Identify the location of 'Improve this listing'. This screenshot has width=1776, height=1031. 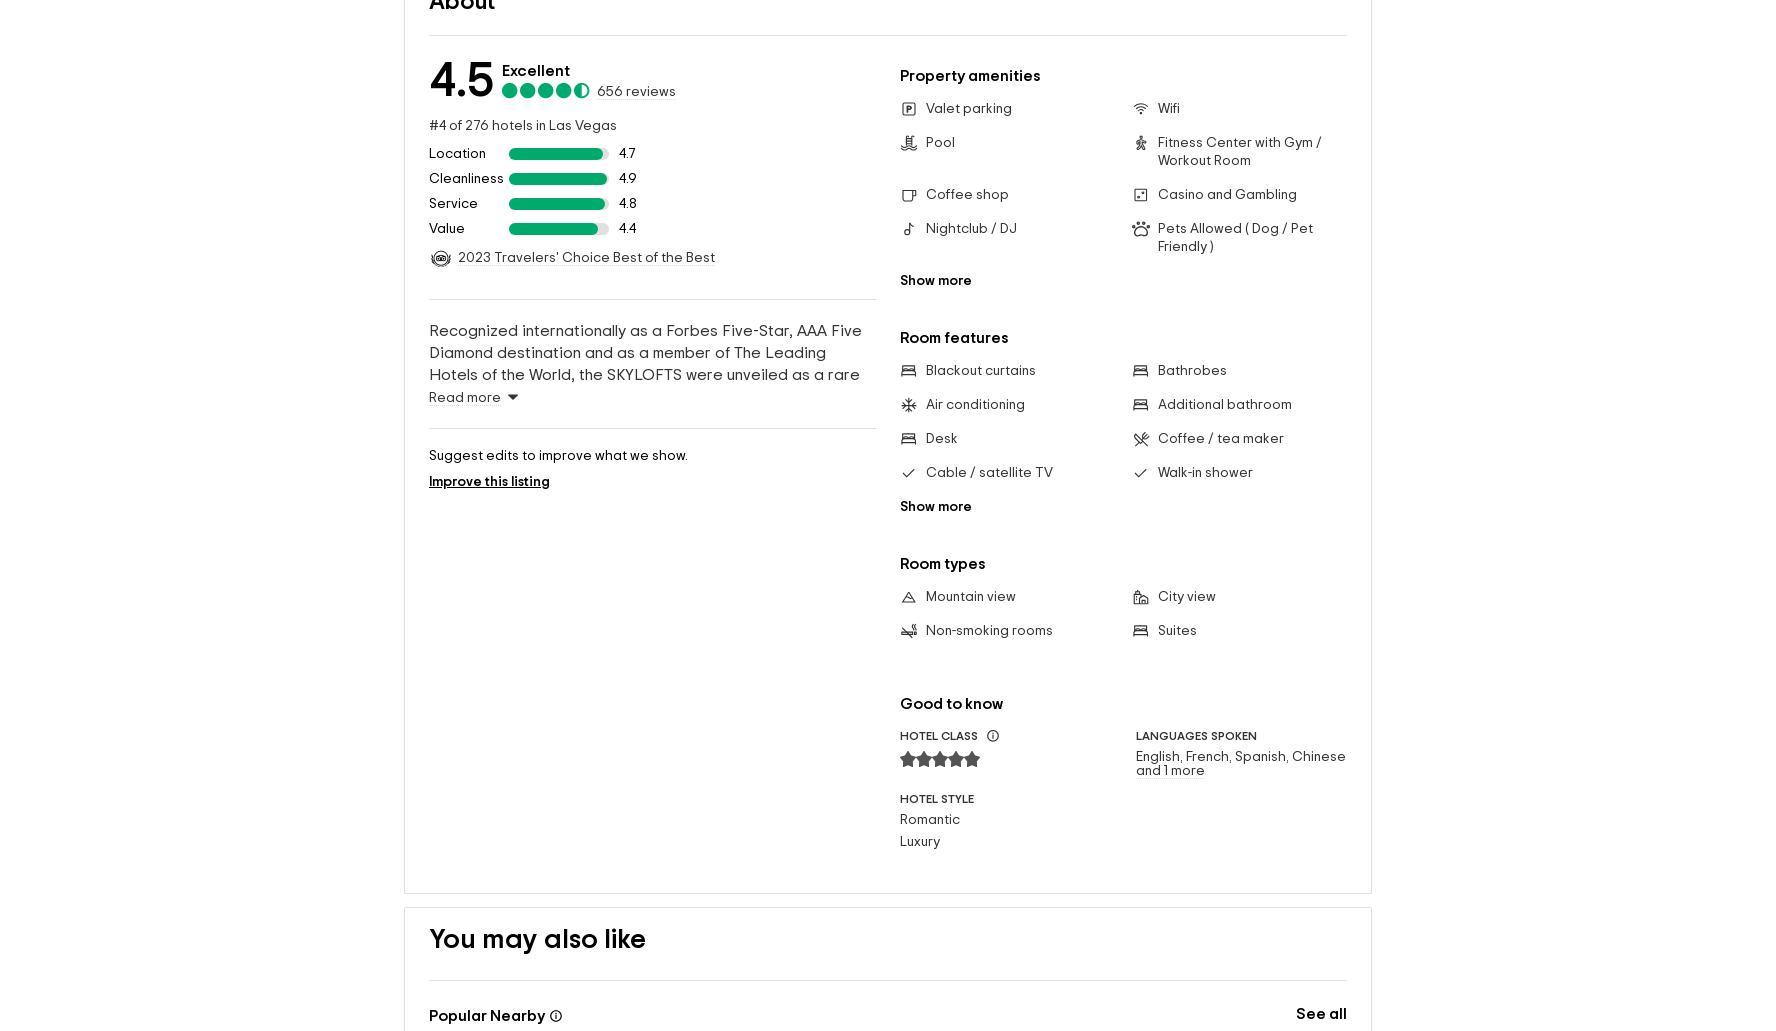
(488, 624).